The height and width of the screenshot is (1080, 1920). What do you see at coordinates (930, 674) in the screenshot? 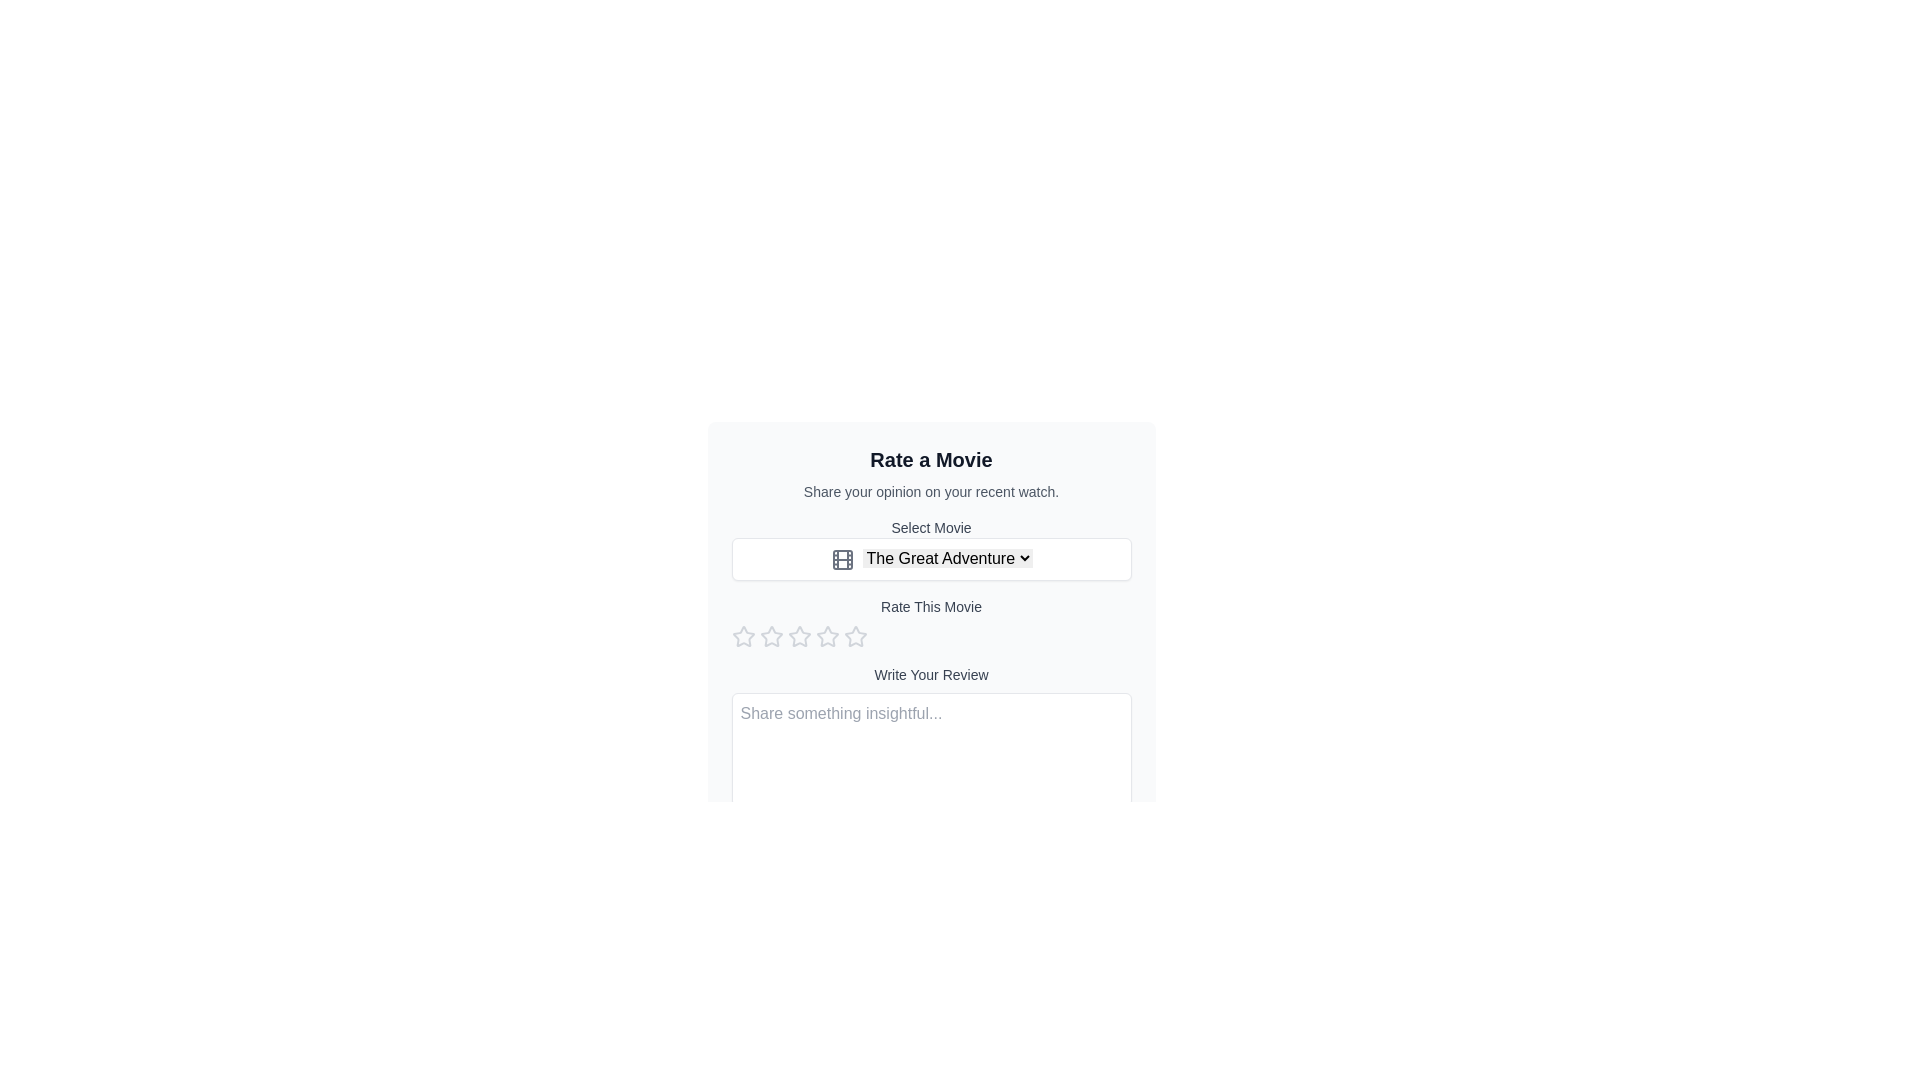
I see `the 'Write Your Review' text label, which is styled in gray and located below the star icons and above the multi-line input box` at bounding box center [930, 674].